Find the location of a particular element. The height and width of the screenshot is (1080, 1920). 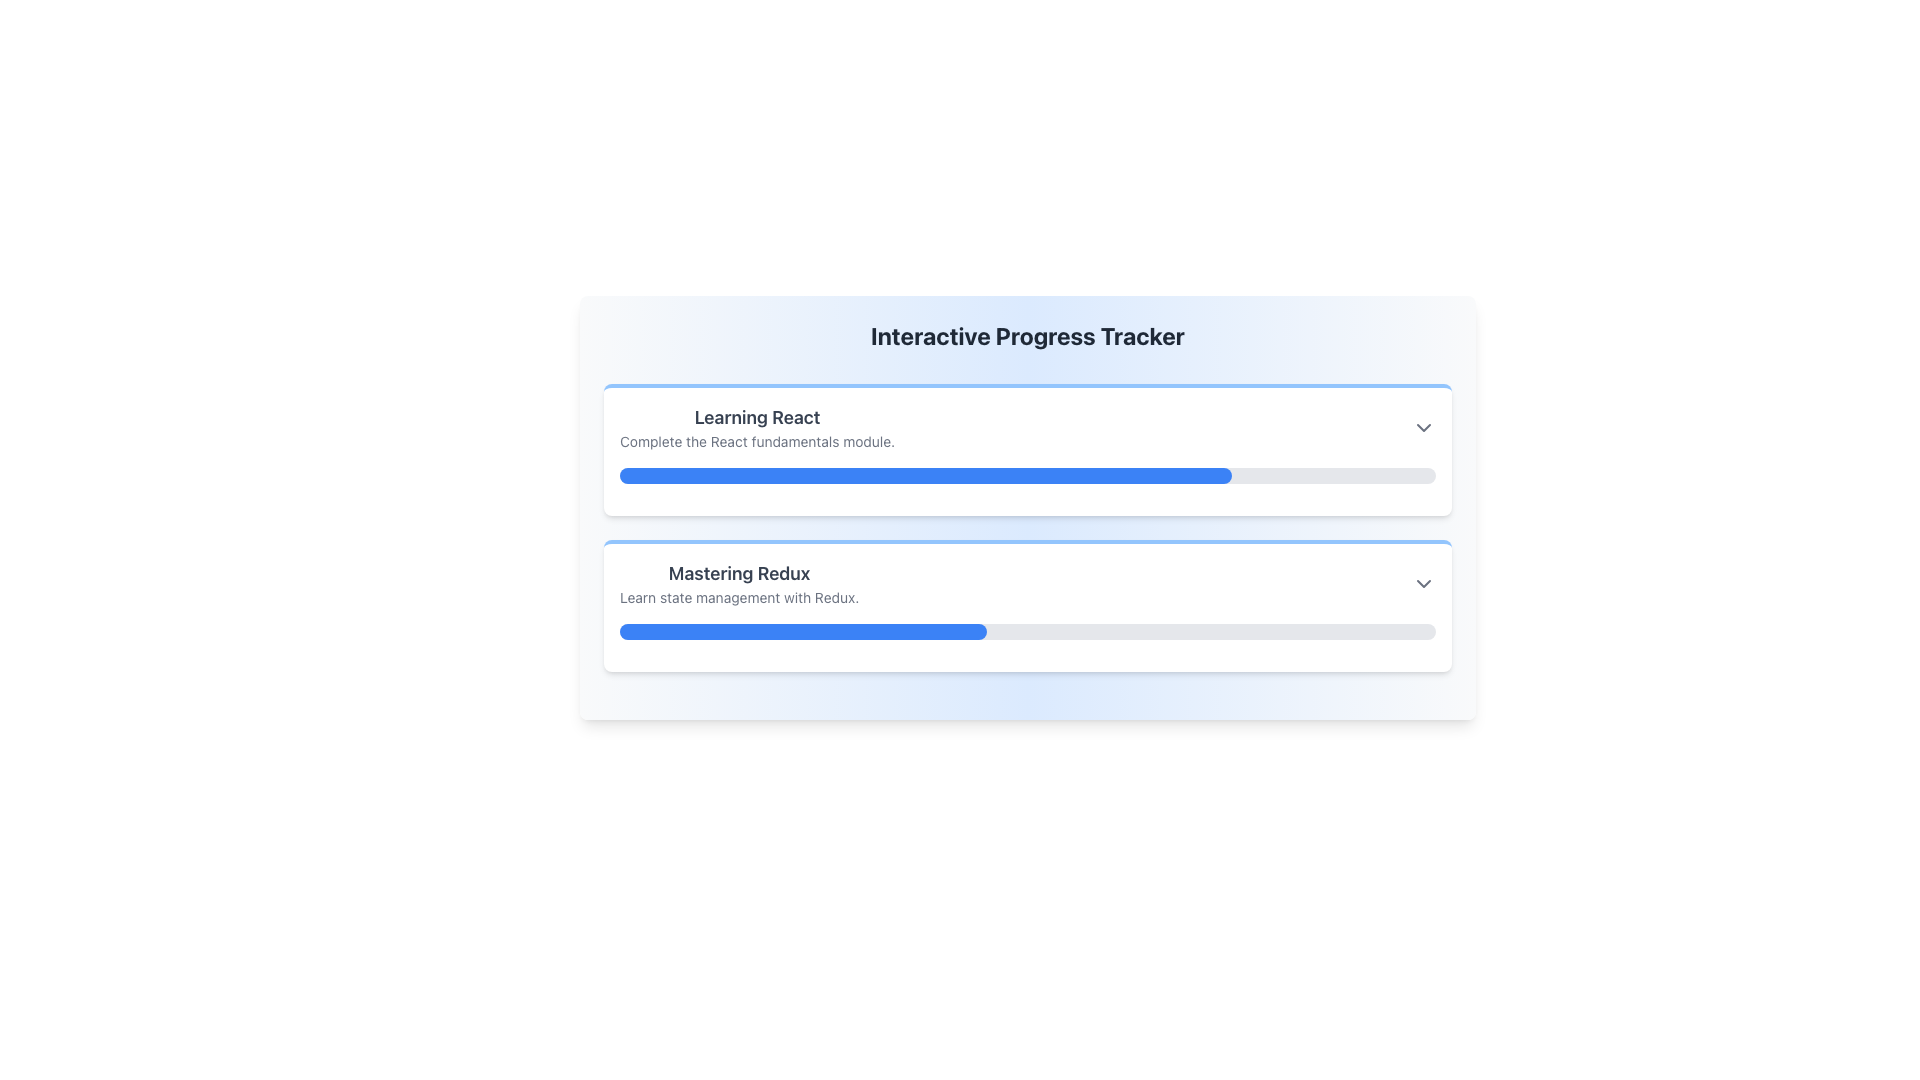

the horizontal progress bar located at the bottom of the card with the heading 'Learning React'. It is filled with blue, indicating 75% completion is located at coordinates (1027, 475).